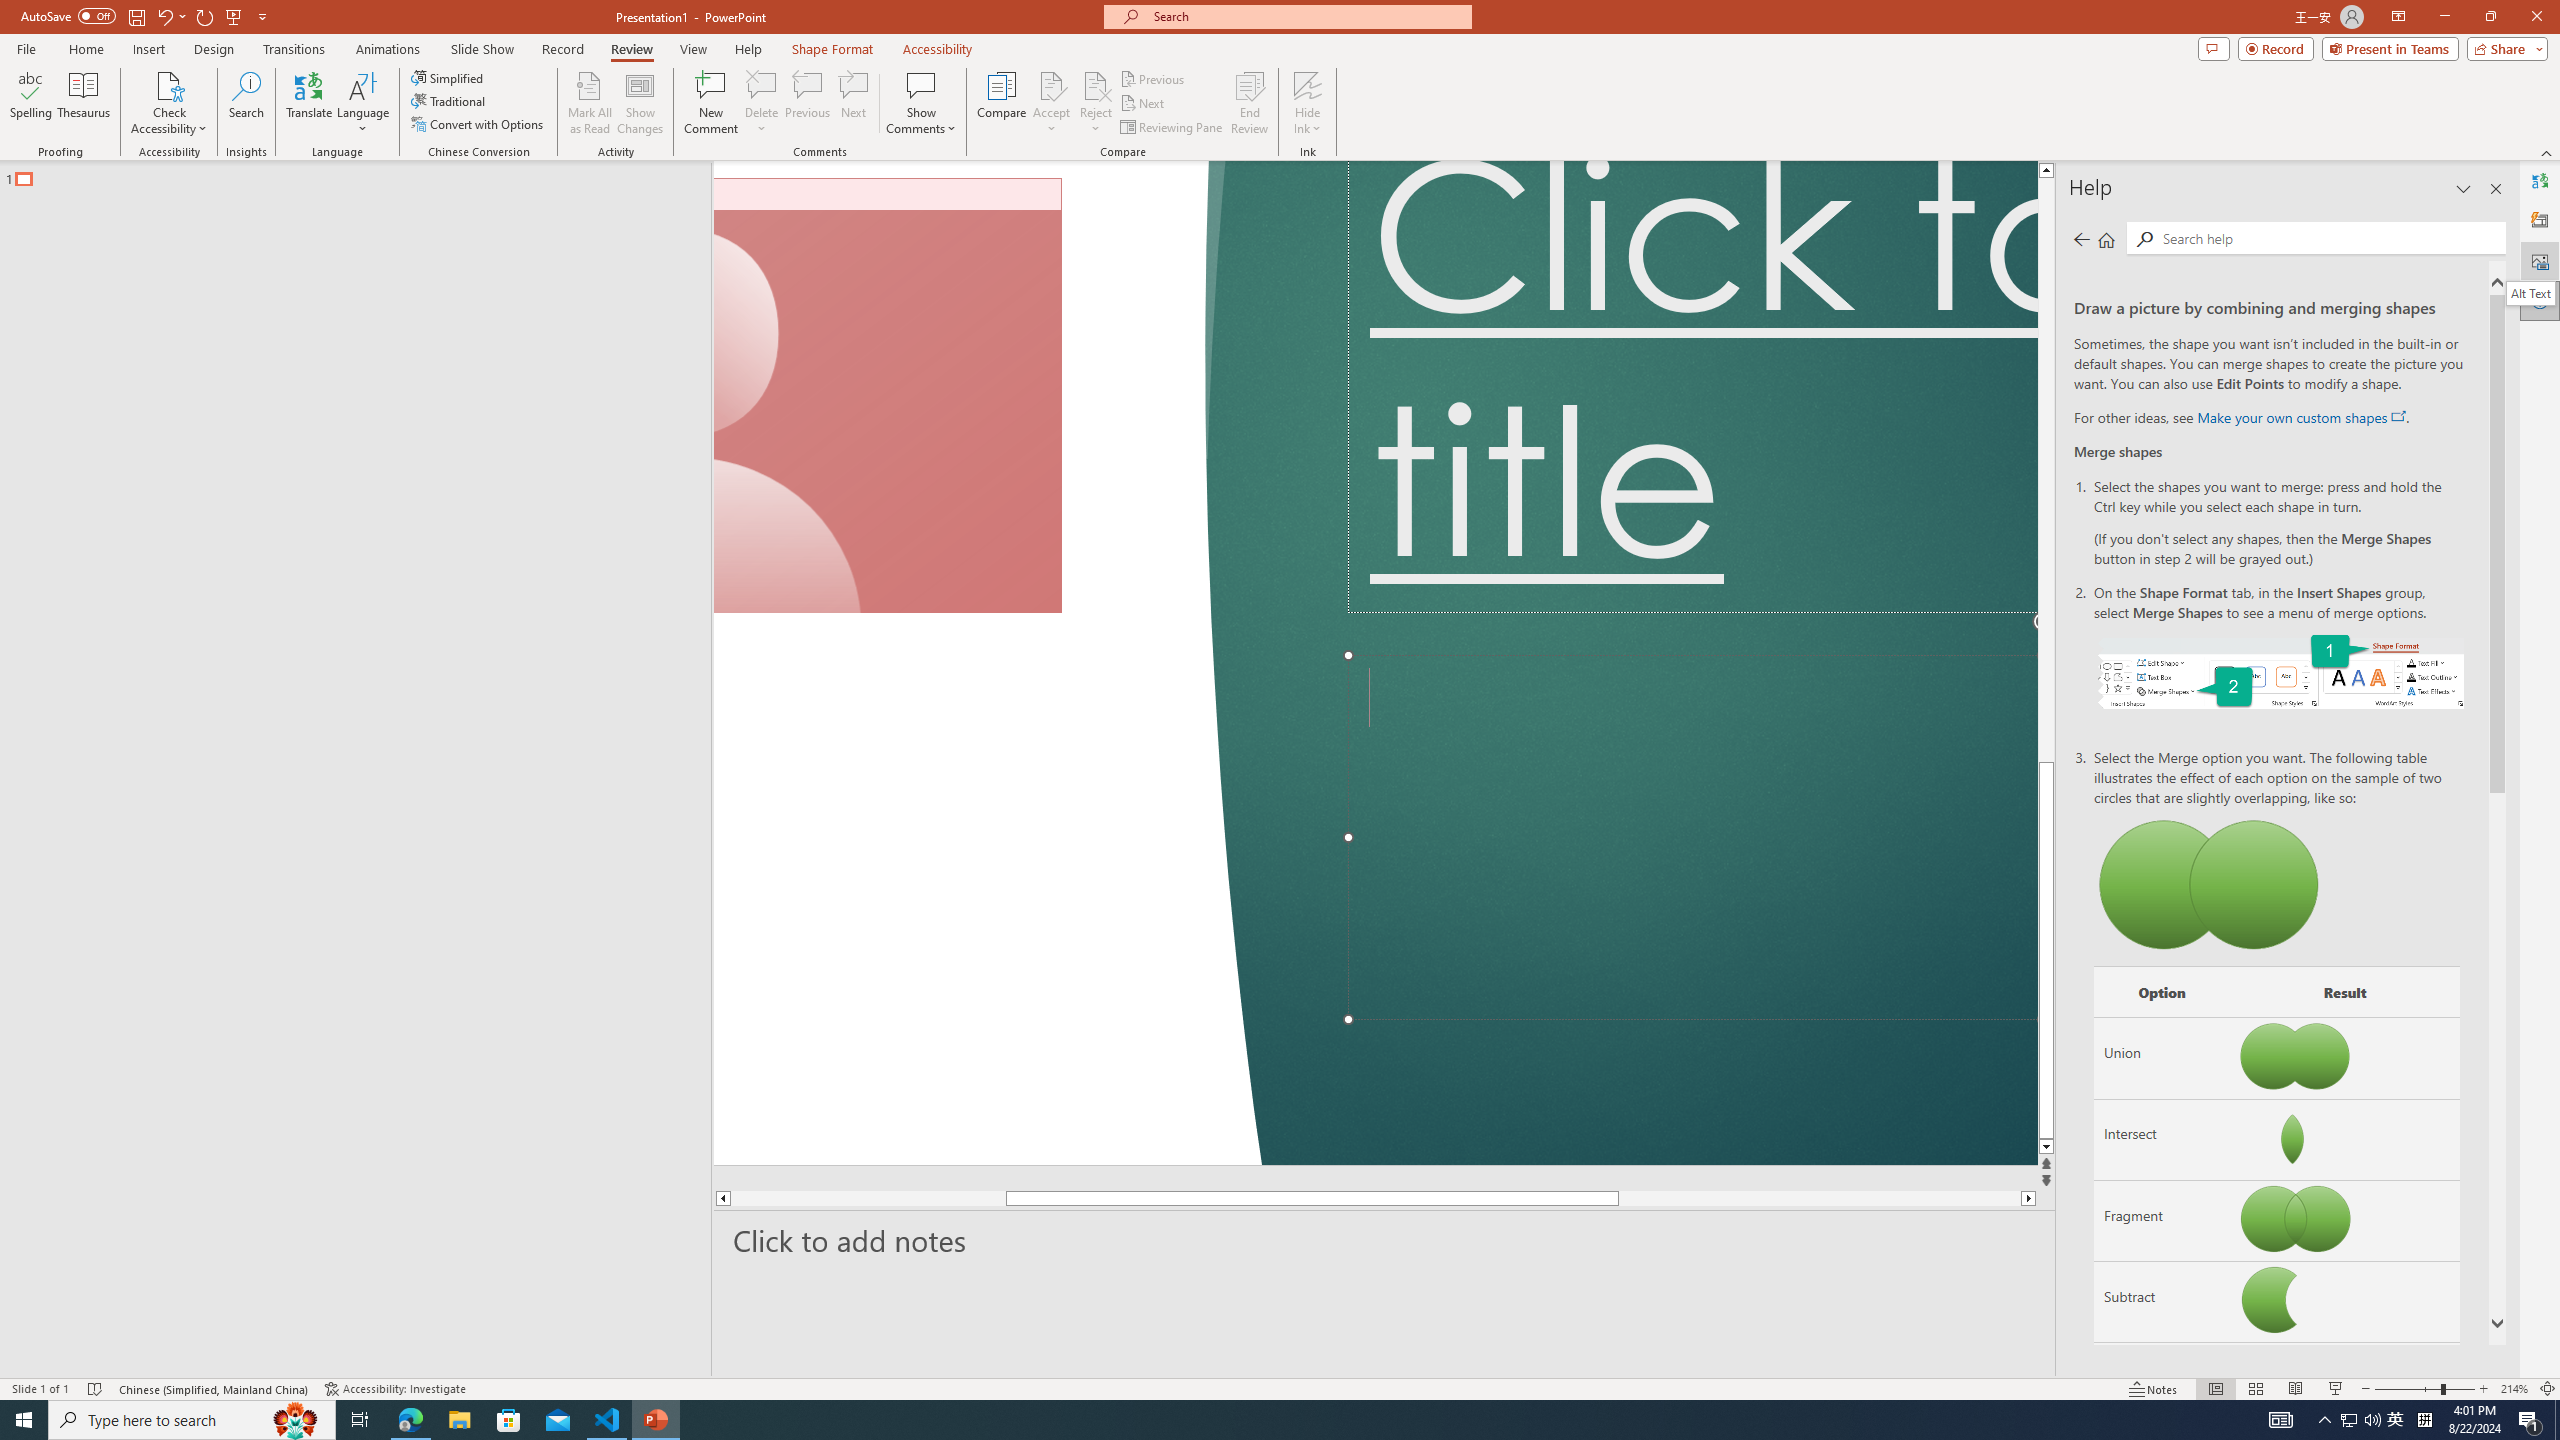  I want to click on 'Shape Format', so click(832, 49).